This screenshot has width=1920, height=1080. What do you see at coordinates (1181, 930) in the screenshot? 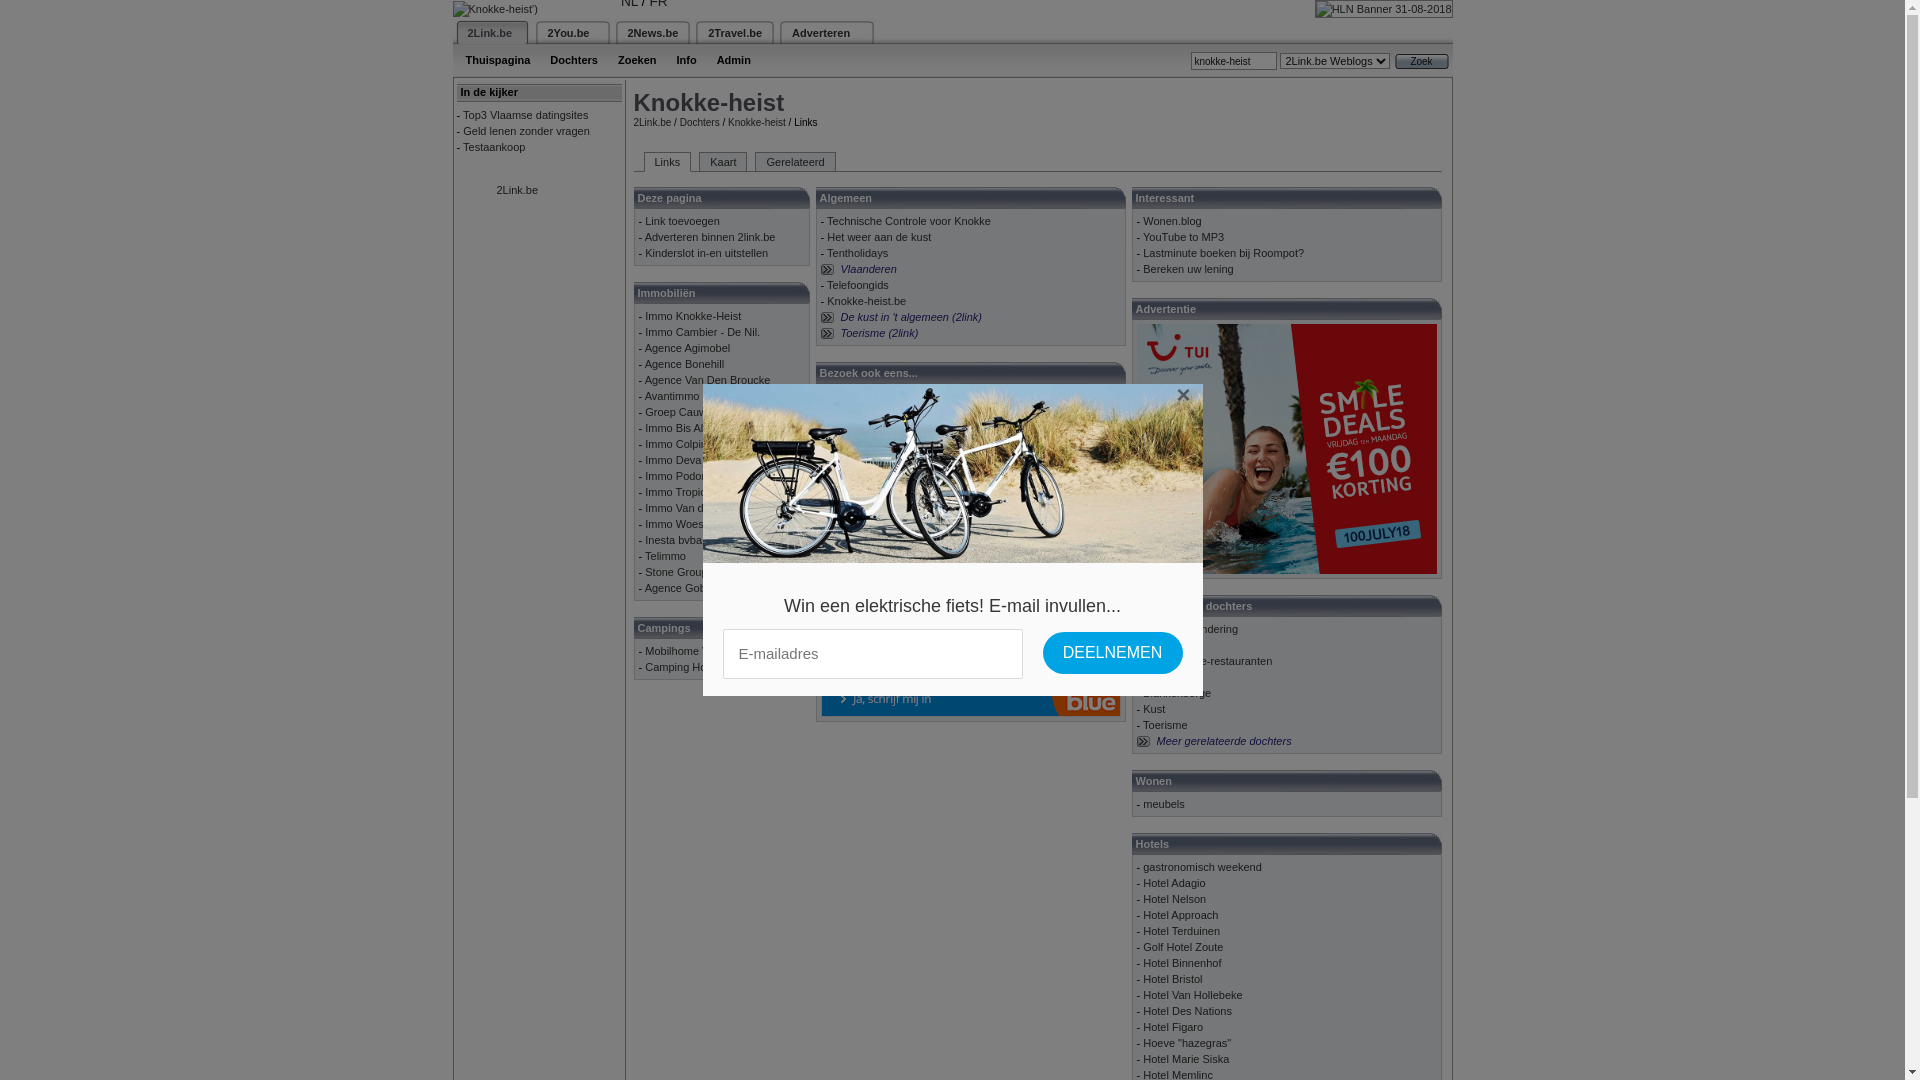
I see `'Hotel Terduinen'` at bounding box center [1181, 930].